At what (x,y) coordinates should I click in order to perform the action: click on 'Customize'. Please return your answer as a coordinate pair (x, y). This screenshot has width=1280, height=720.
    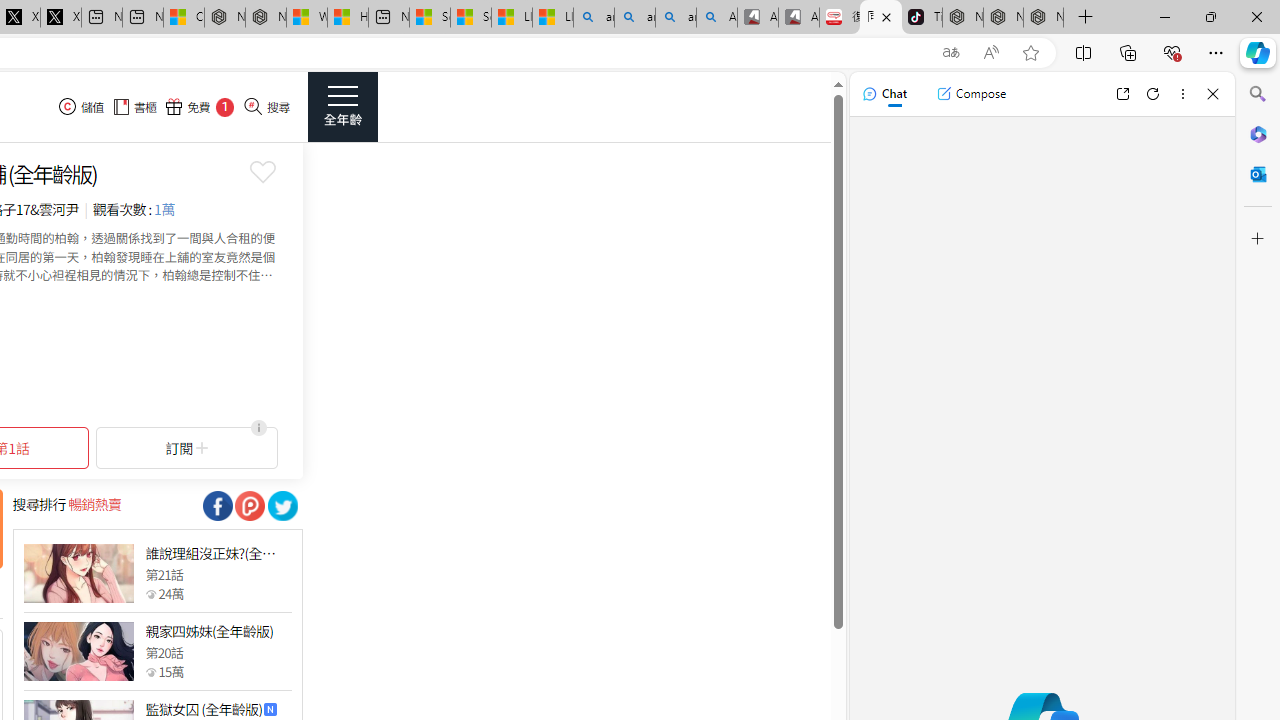
    Looking at the image, I should click on (1257, 238).